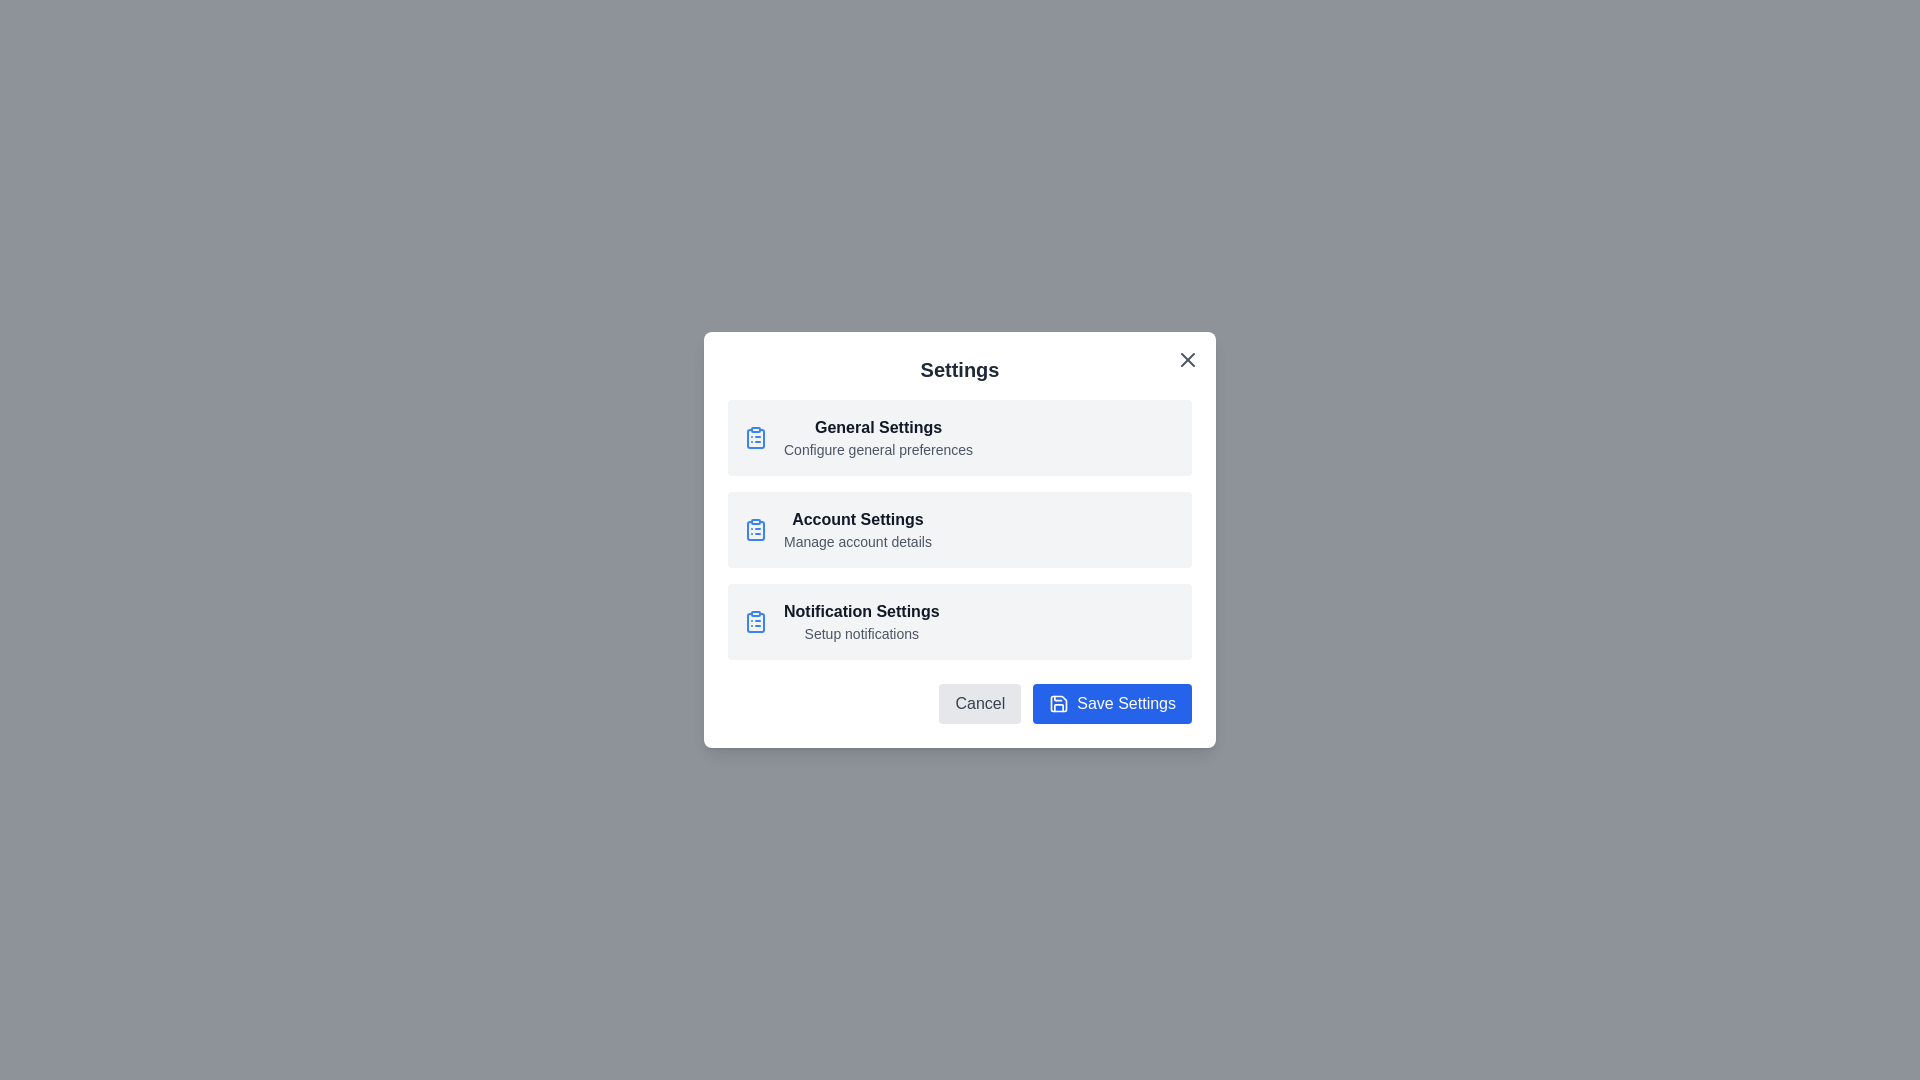  What do you see at coordinates (960, 528) in the screenshot?
I see `the 'Account Settings' entry in the settings list` at bounding box center [960, 528].